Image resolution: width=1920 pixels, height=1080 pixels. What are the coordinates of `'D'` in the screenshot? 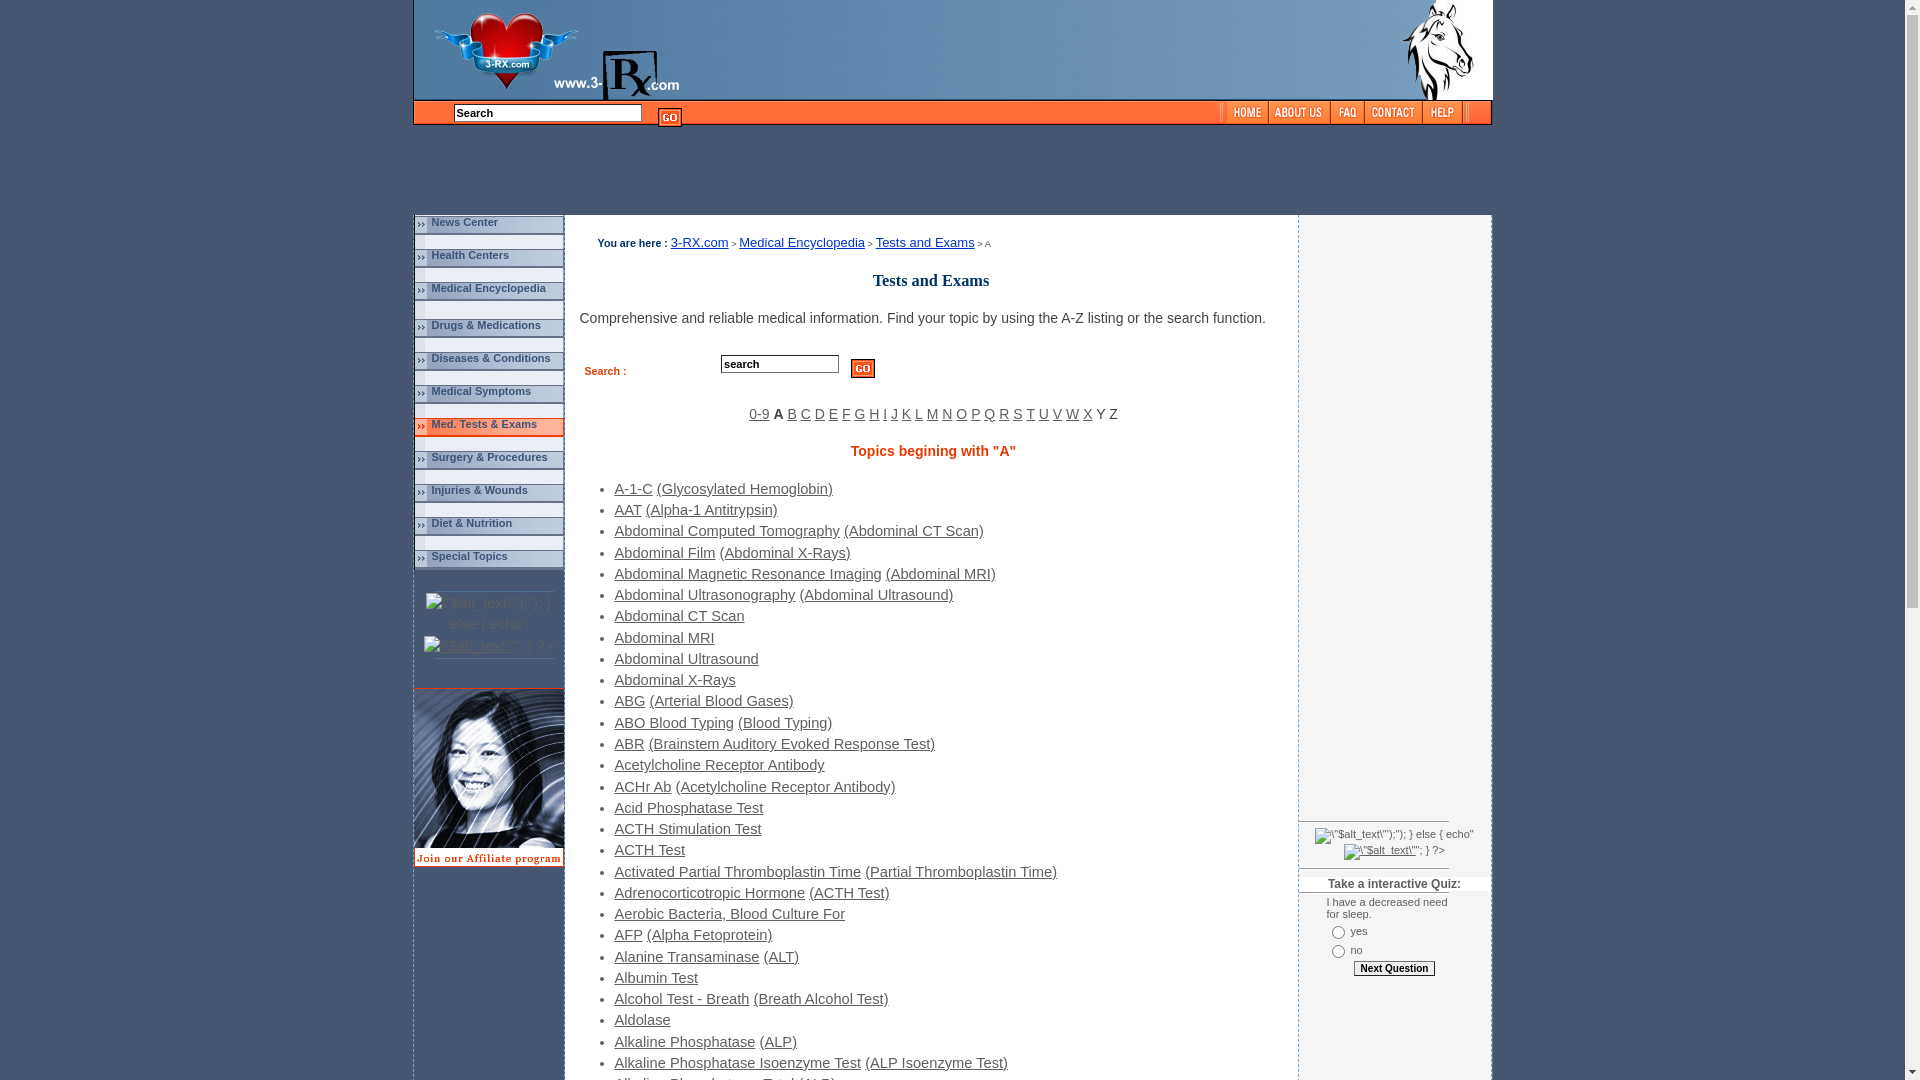 It's located at (820, 412).